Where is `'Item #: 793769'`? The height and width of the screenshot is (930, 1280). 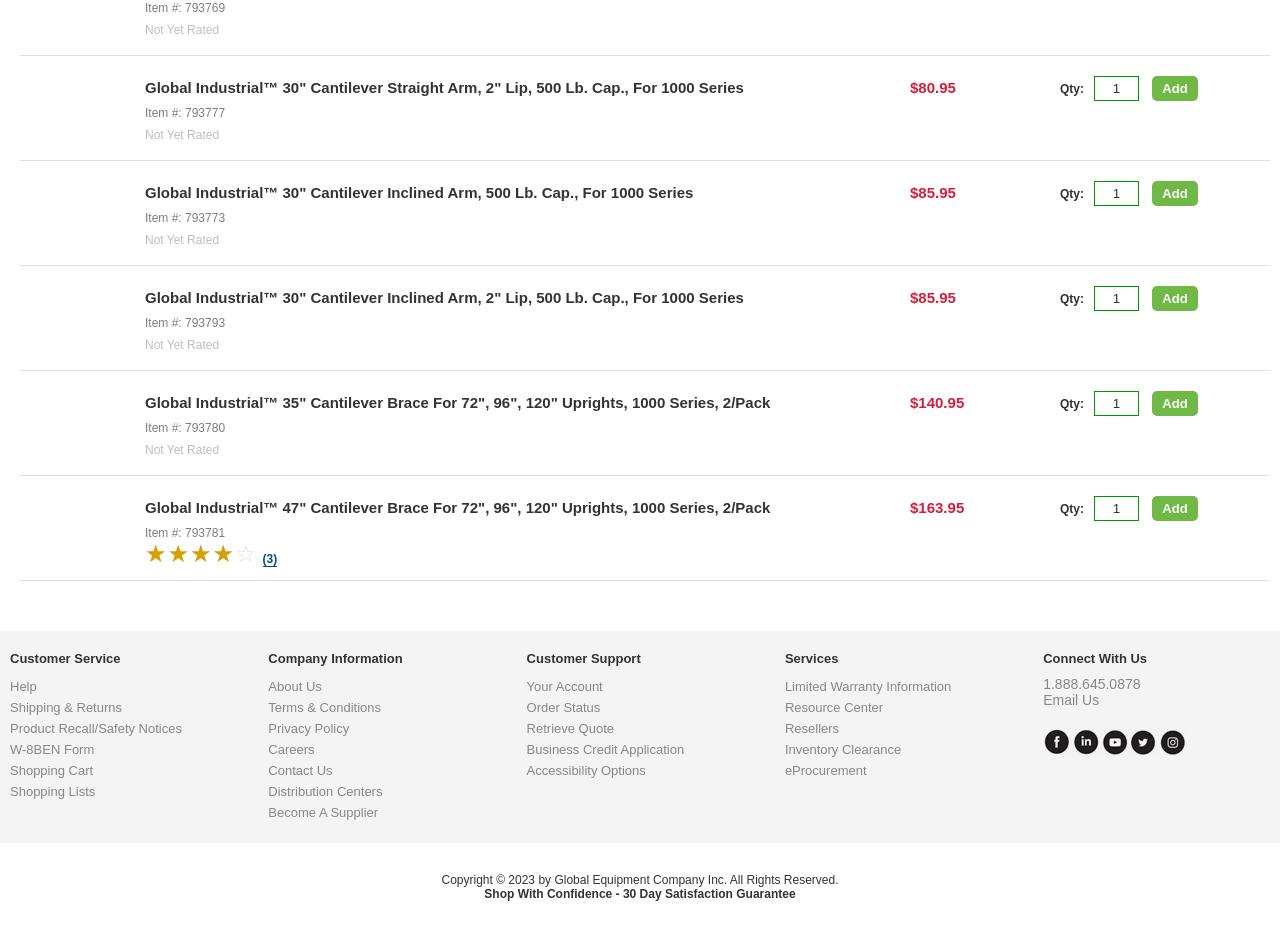
'Item #: 793769' is located at coordinates (144, 5).